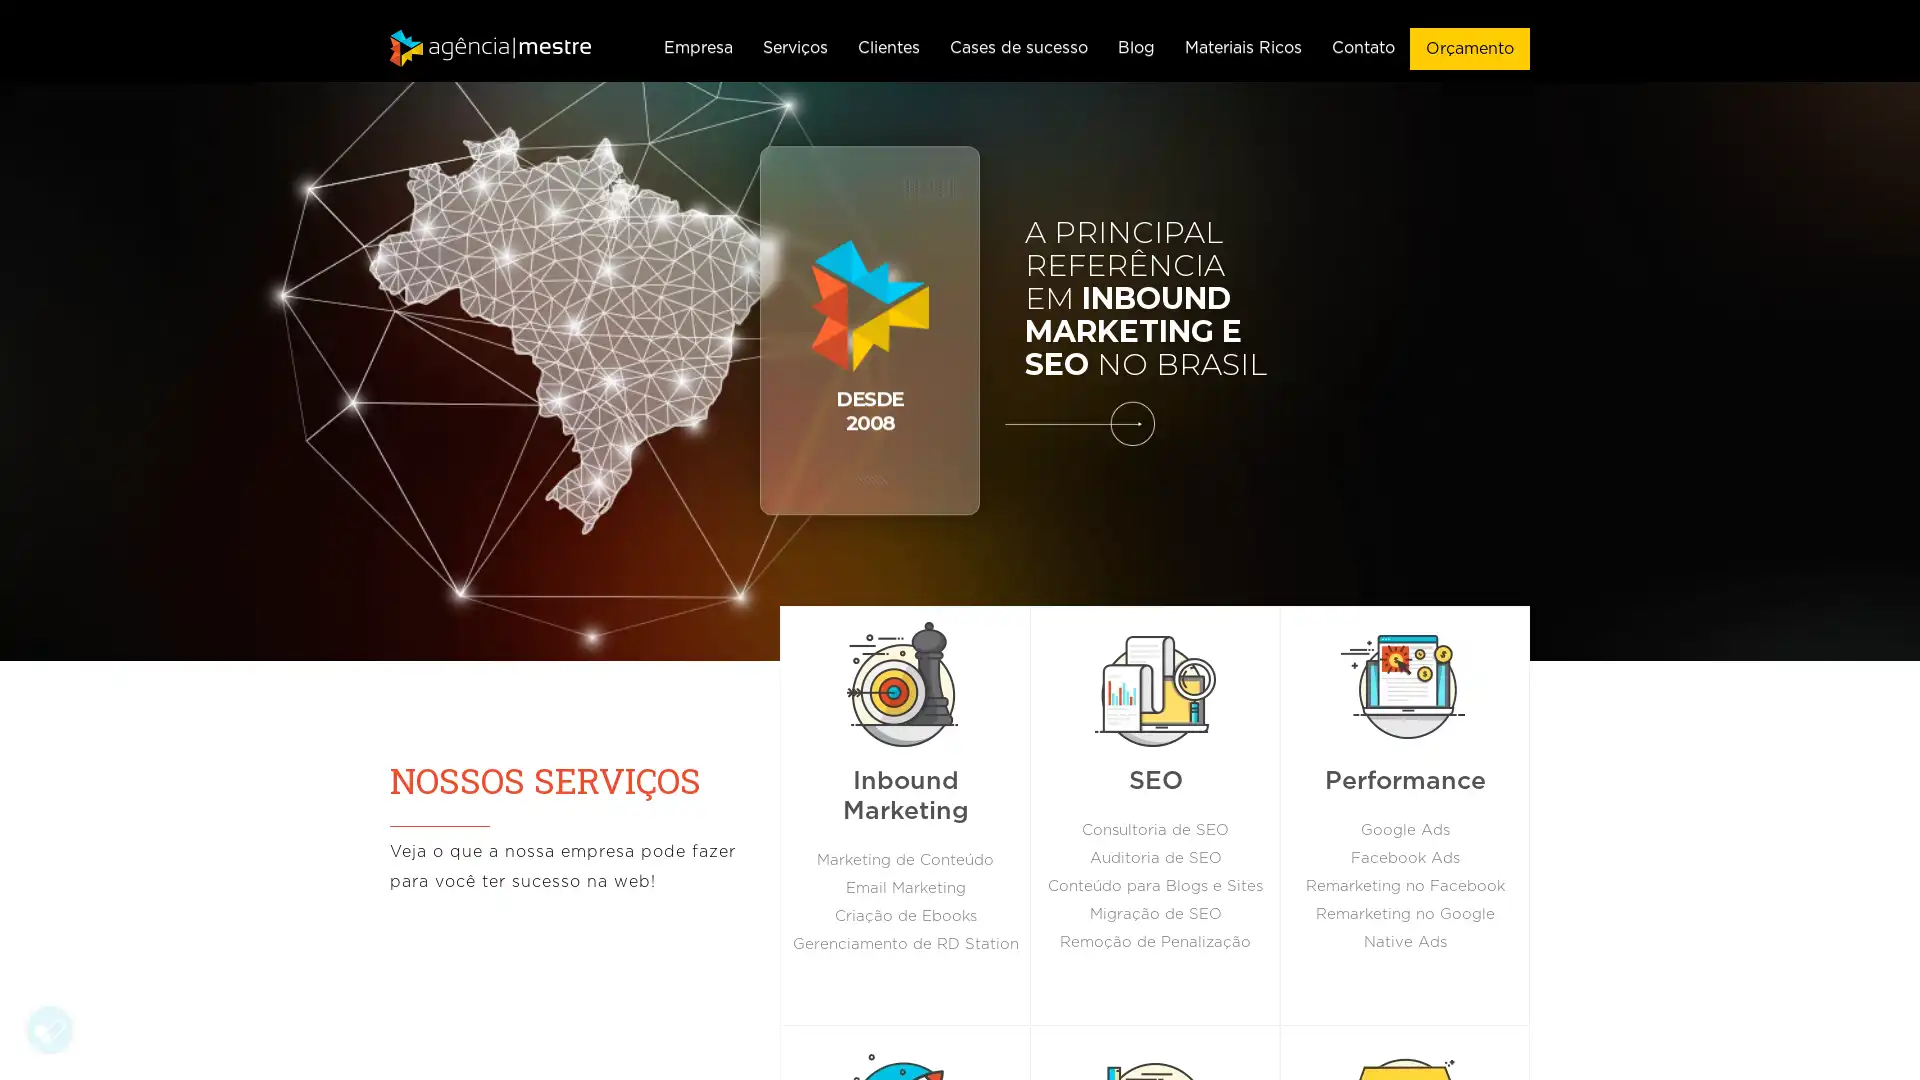 The width and height of the screenshot is (1920, 1080). What do you see at coordinates (335, 967) in the screenshot?
I see `ACCEPT` at bounding box center [335, 967].